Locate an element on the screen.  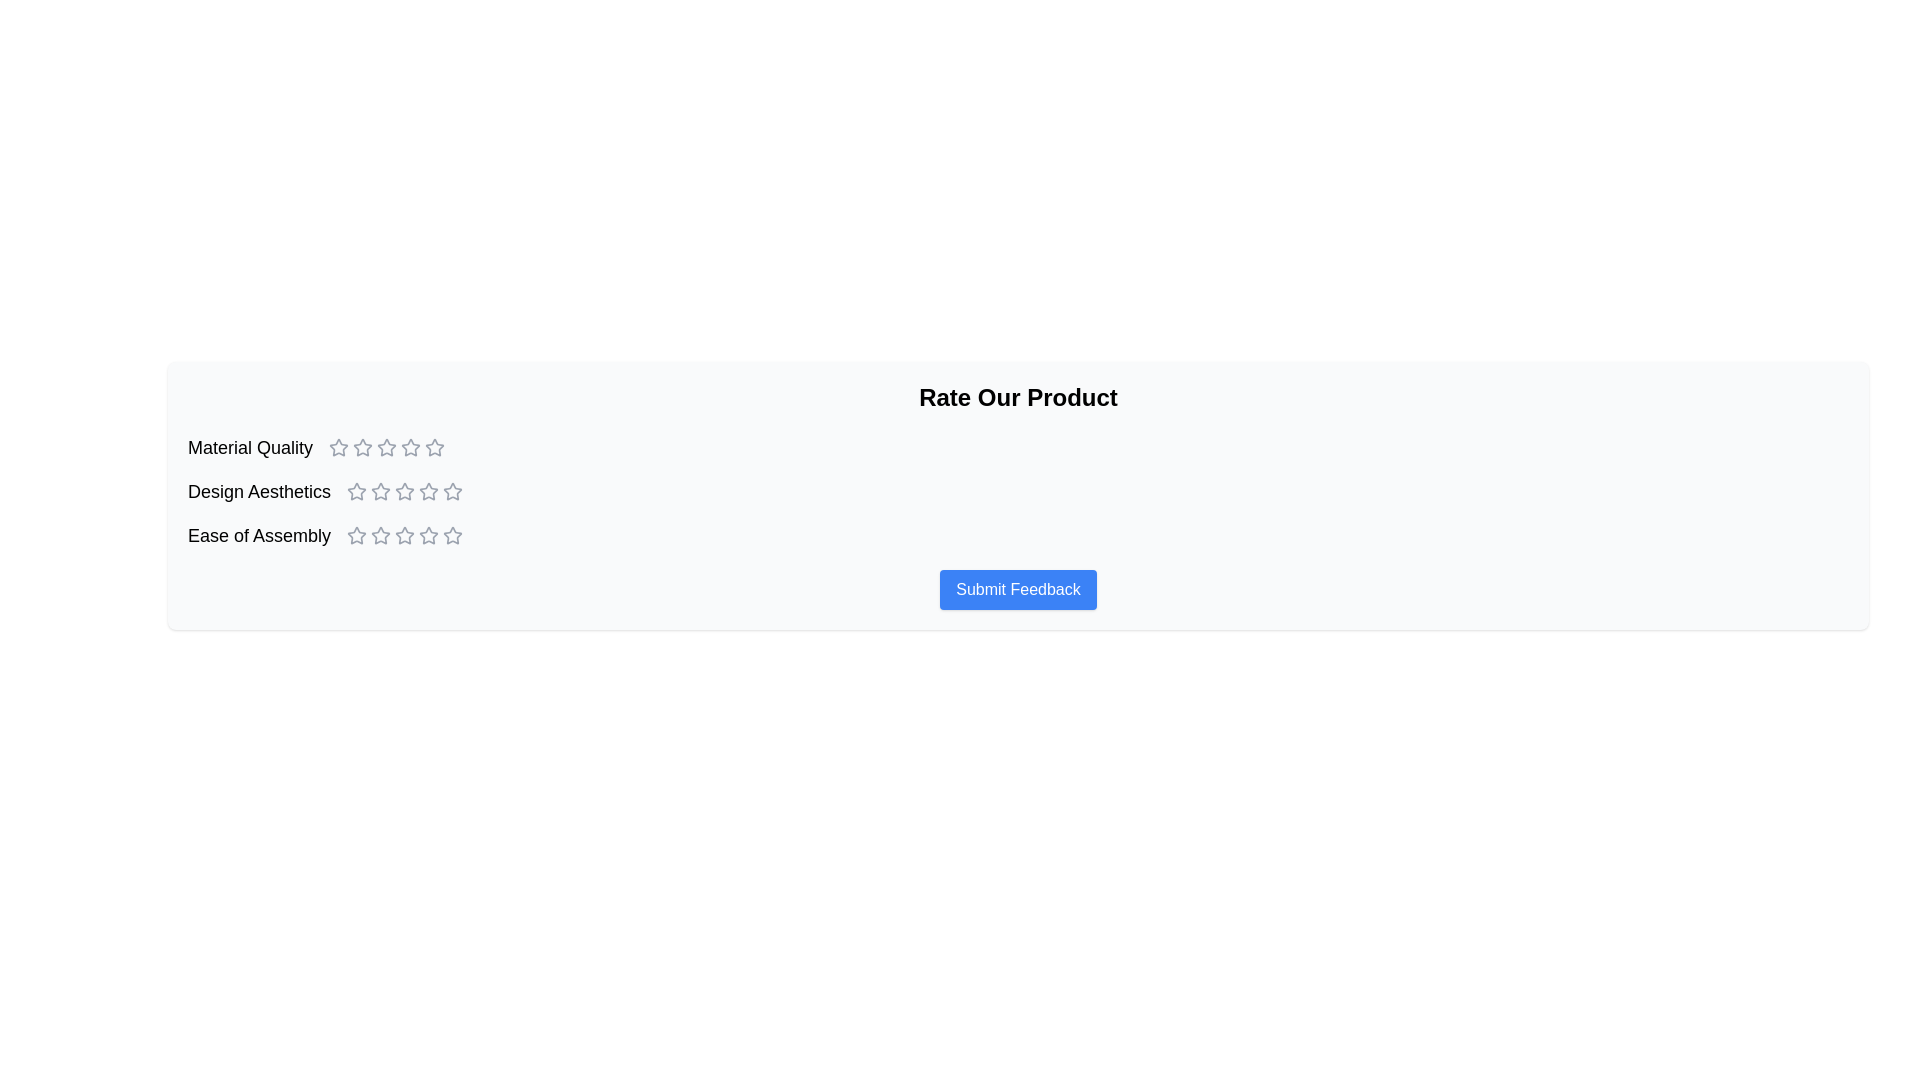
the third star in the rating component labeled 'Material Quality' to rate it is located at coordinates (410, 446).